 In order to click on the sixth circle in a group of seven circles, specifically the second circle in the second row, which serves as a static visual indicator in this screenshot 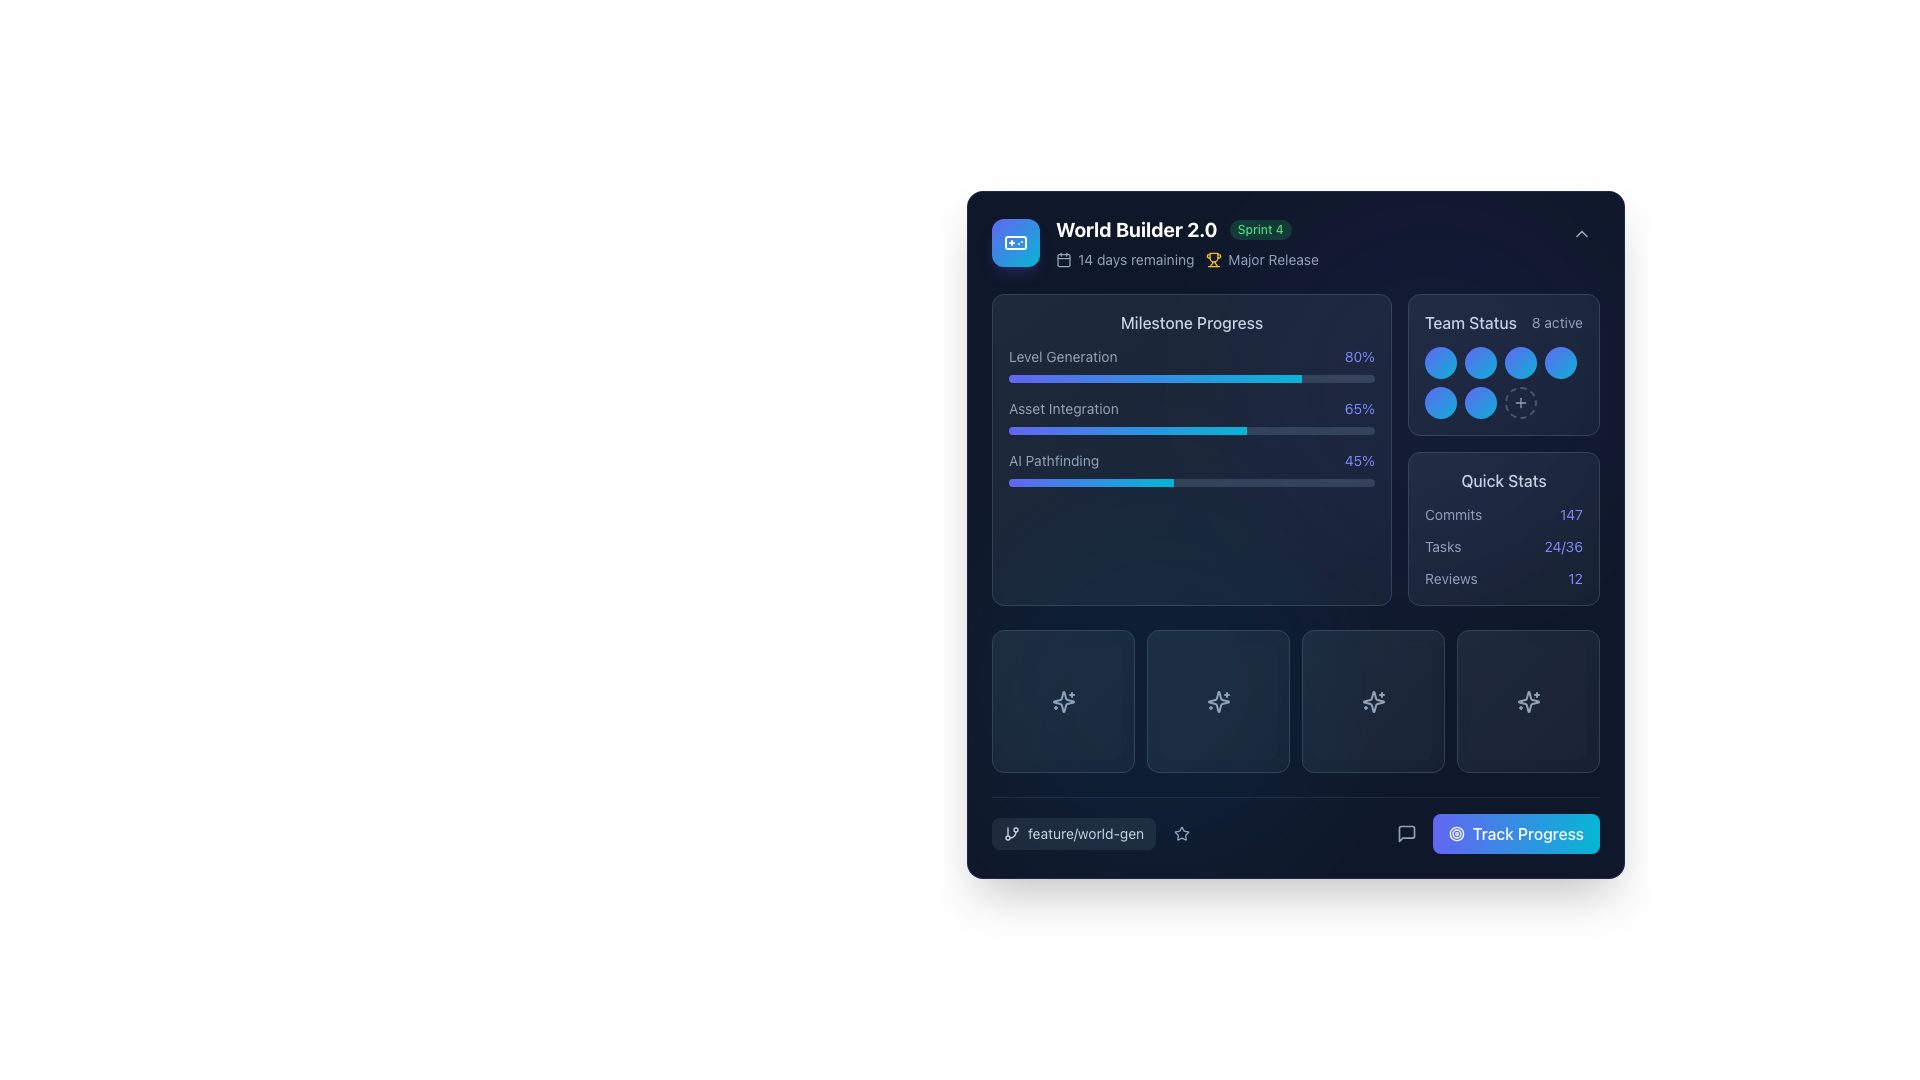, I will do `click(1481, 402)`.